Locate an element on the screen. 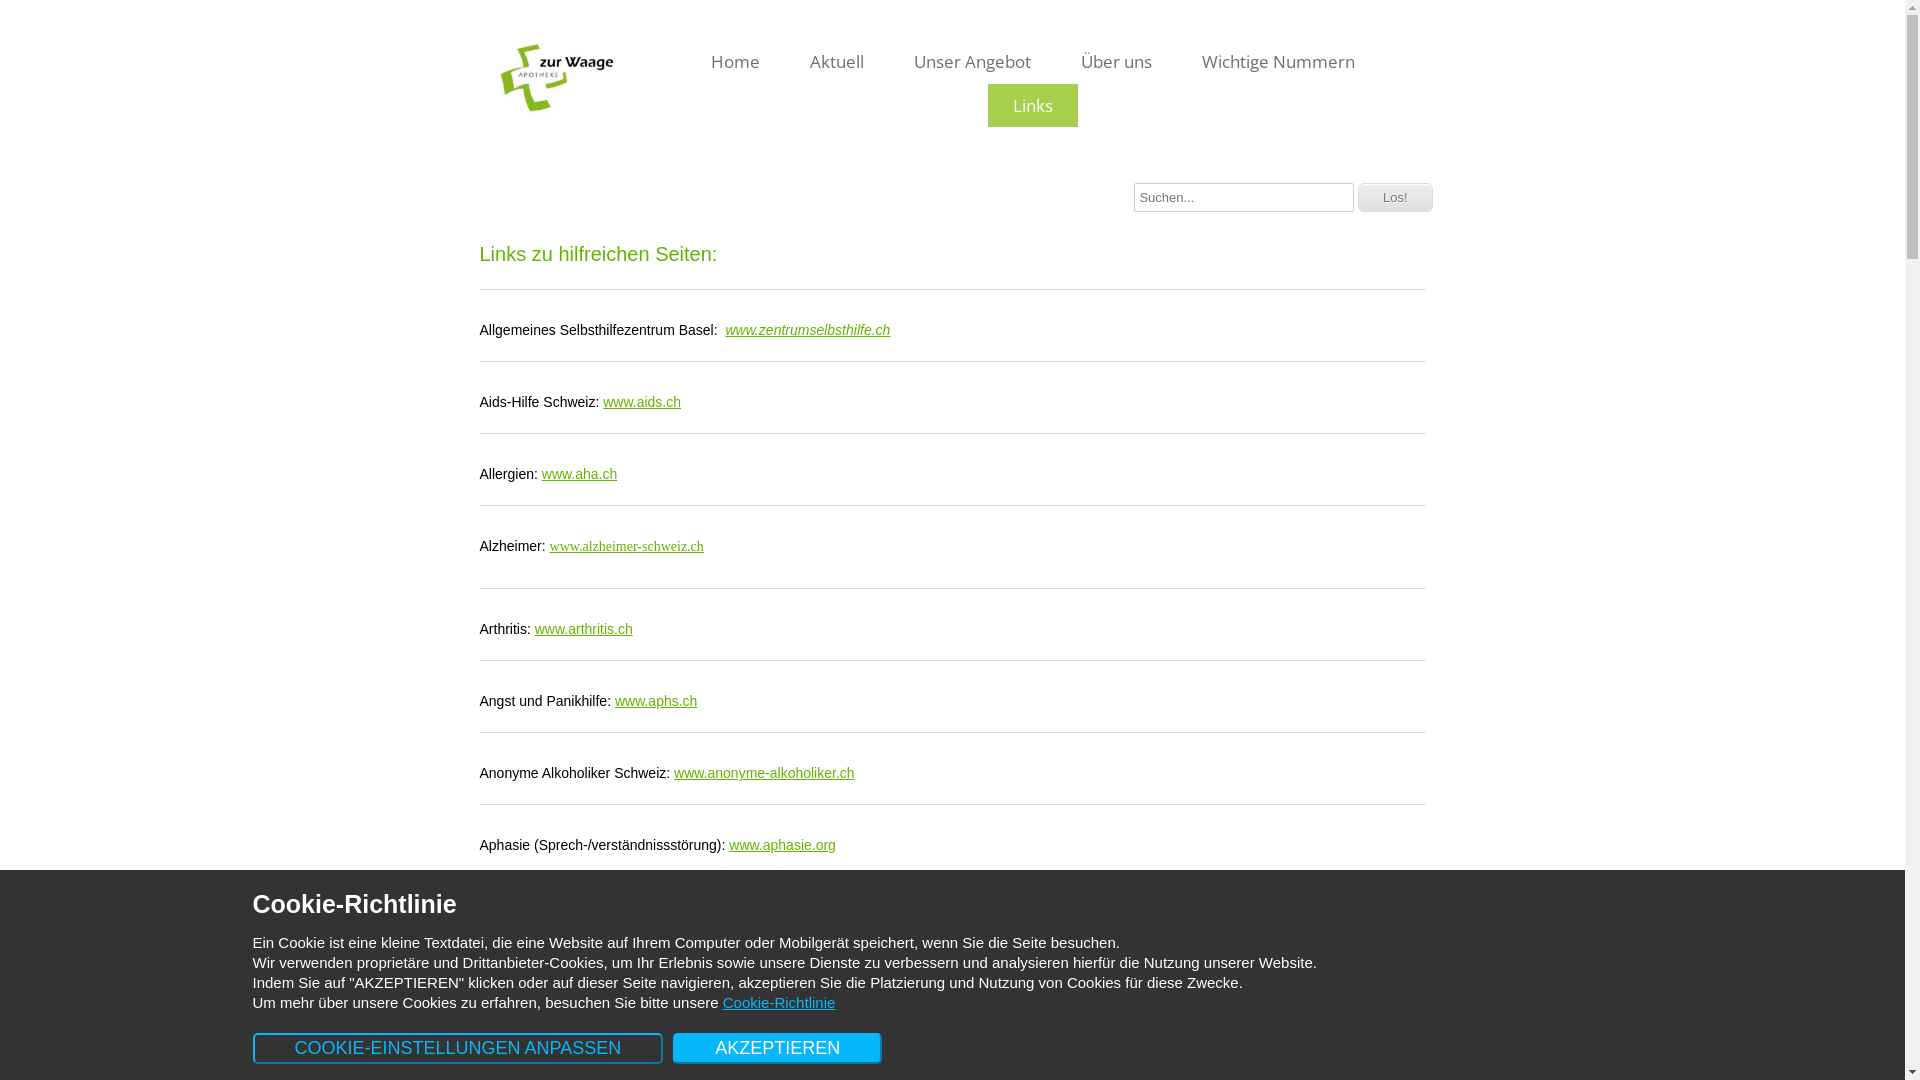 The height and width of the screenshot is (1080, 1920). 'www.astrea-apotheke.ch' is located at coordinates (666, 917).